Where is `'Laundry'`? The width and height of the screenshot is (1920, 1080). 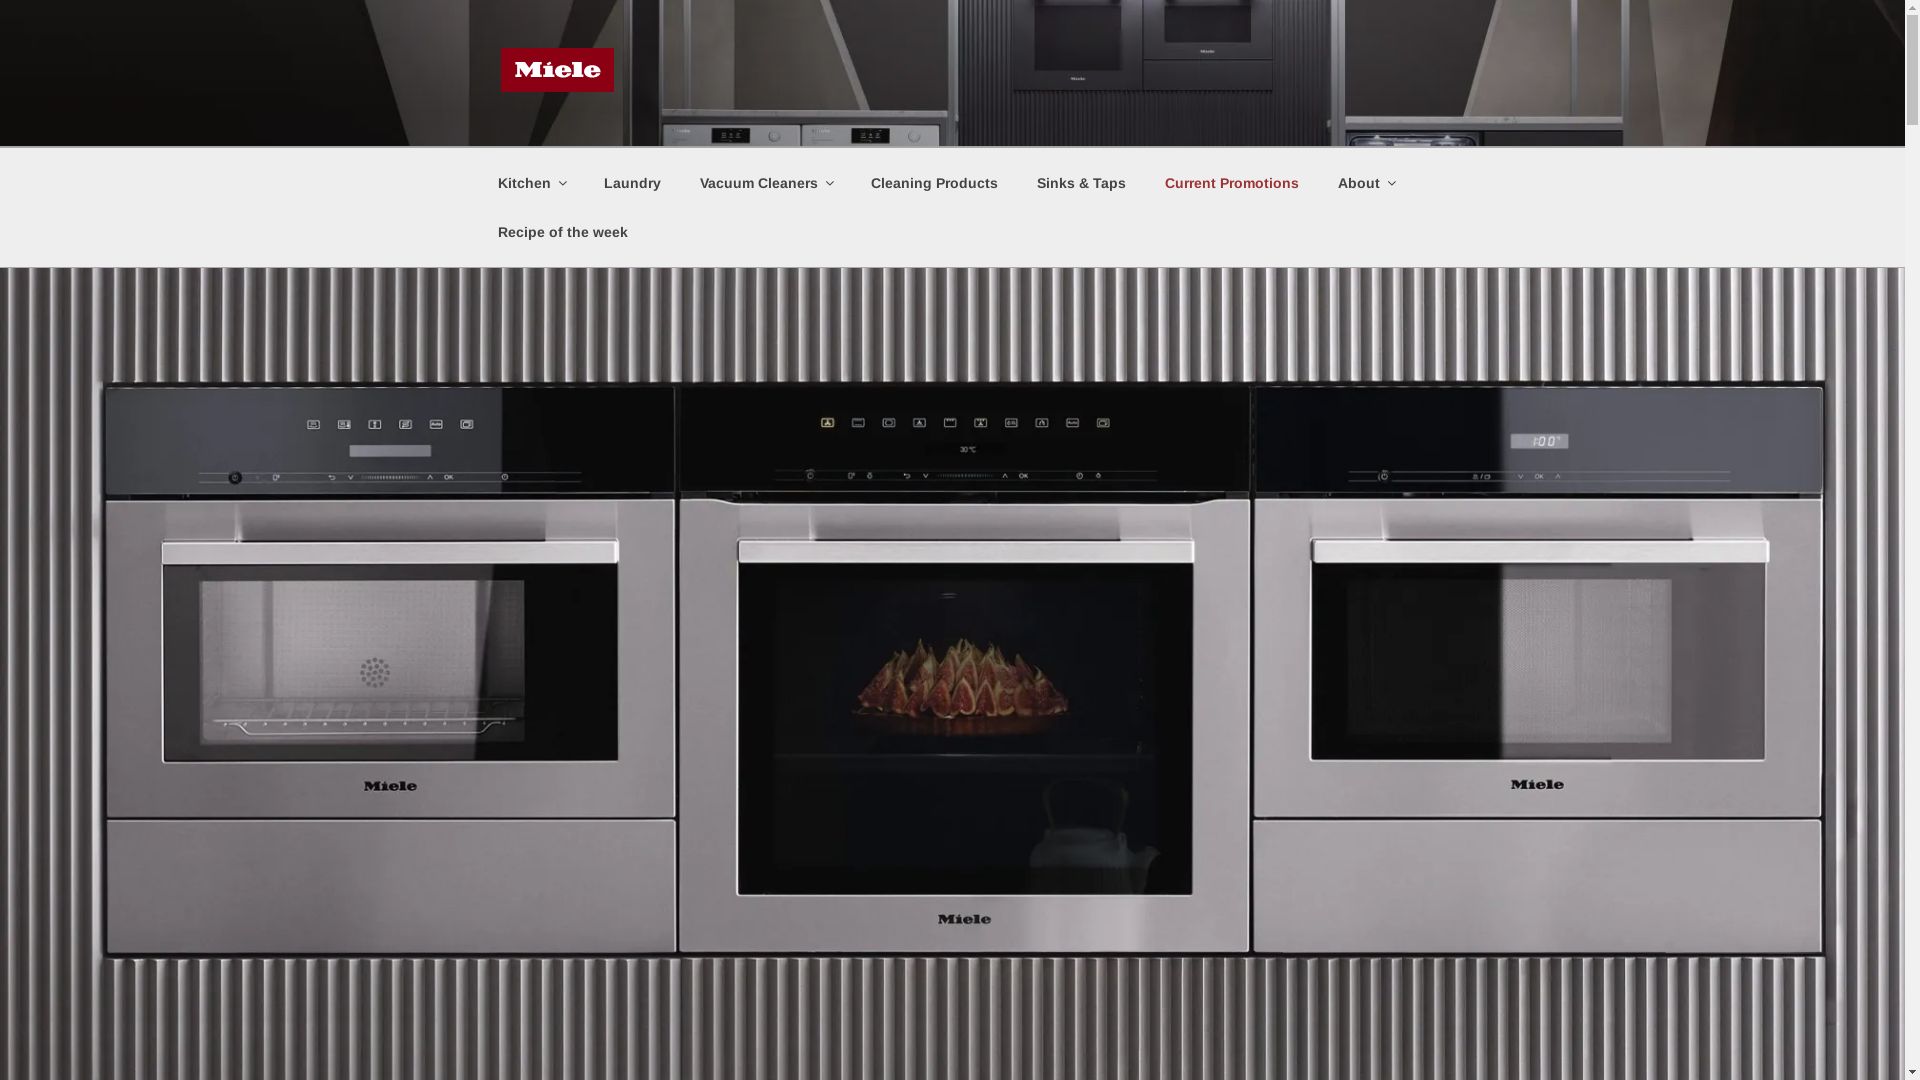
'Laundry' is located at coordinates (631, 182).